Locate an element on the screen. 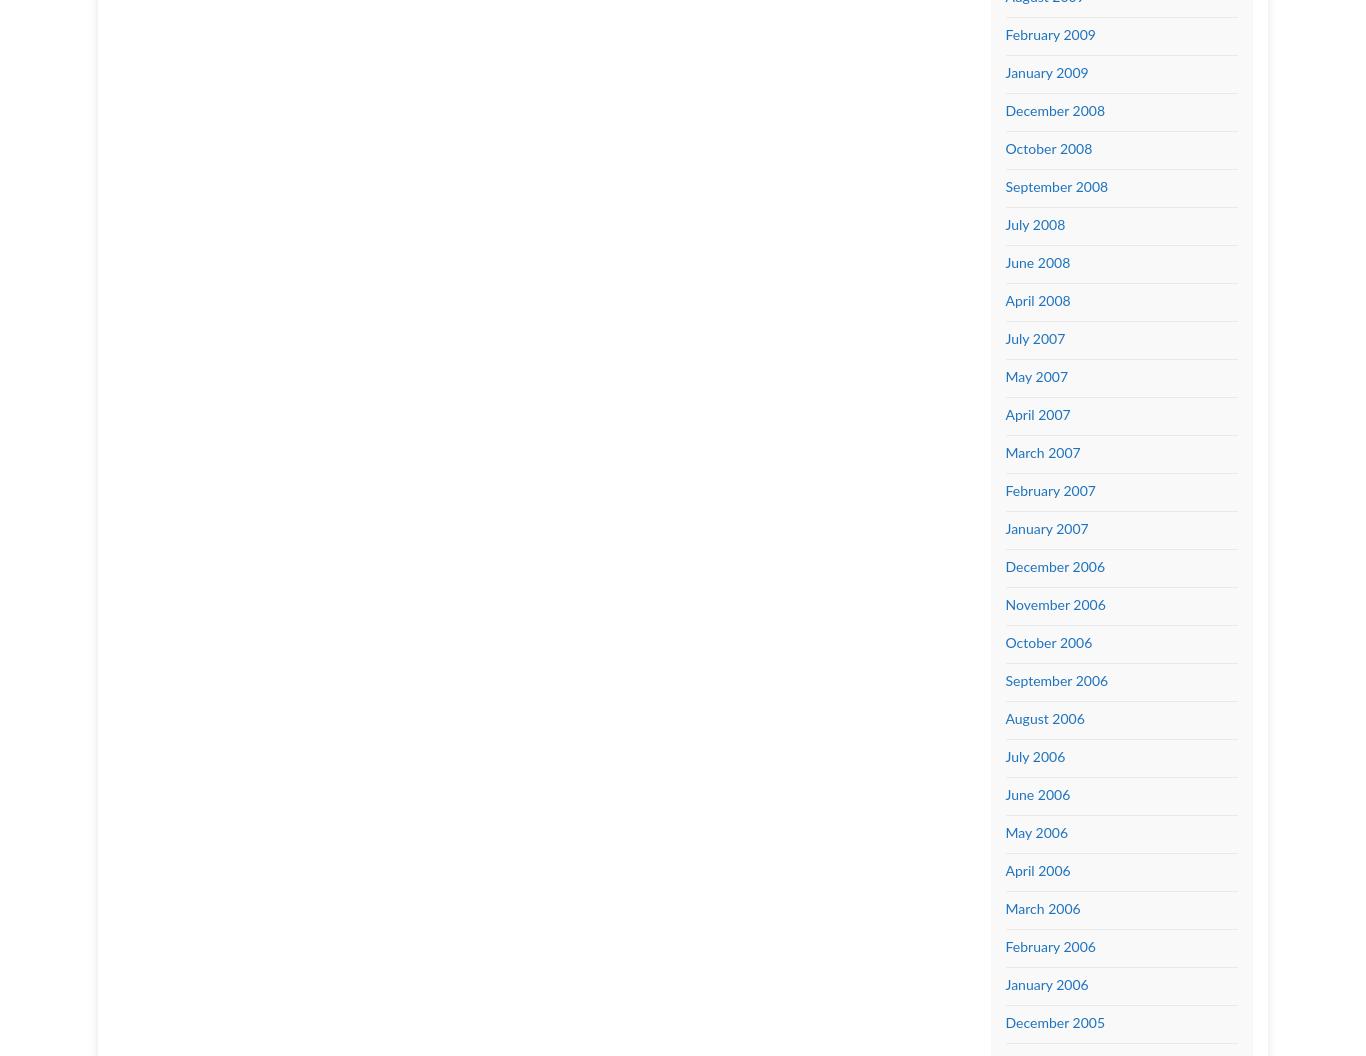 The height and width of the screenshot is (1056, 1366). 'May 2006' is located at coordinates (1035, 832).